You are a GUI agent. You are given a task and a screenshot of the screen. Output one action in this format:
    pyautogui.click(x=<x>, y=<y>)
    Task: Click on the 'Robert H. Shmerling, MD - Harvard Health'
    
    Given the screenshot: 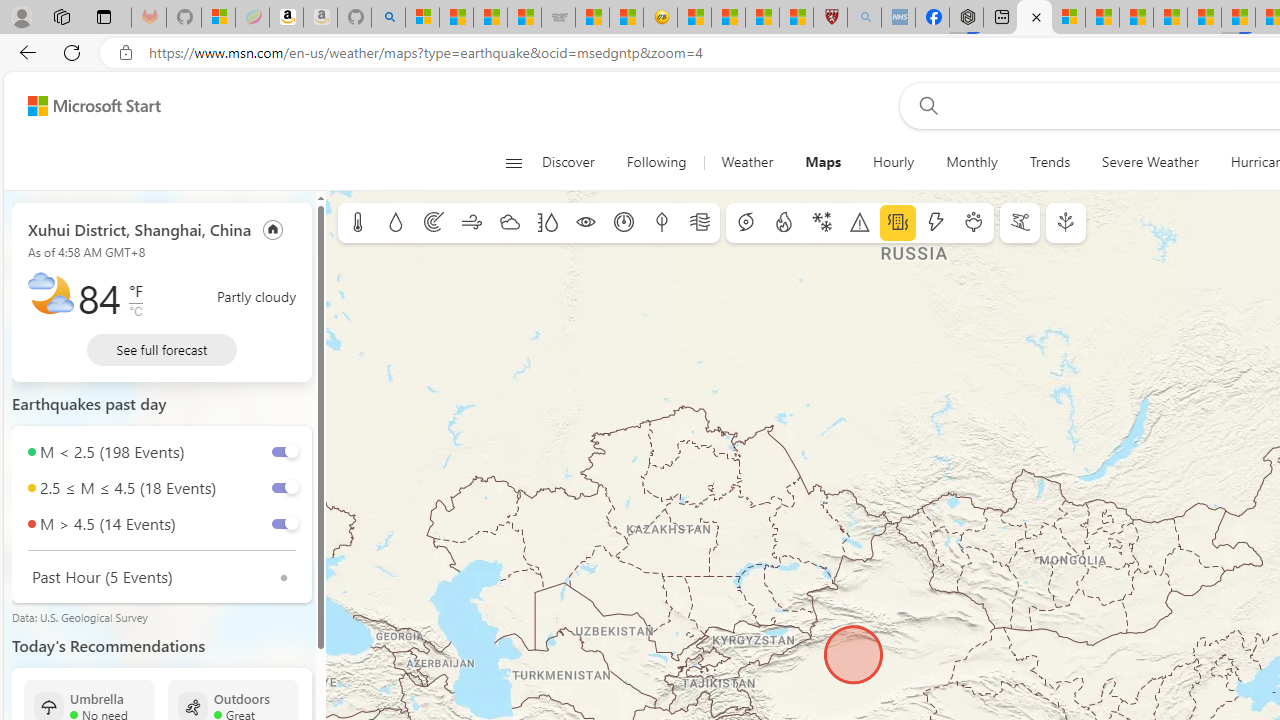 What is the action you would take?
    pyautogui.click(x=830, y=17)
    